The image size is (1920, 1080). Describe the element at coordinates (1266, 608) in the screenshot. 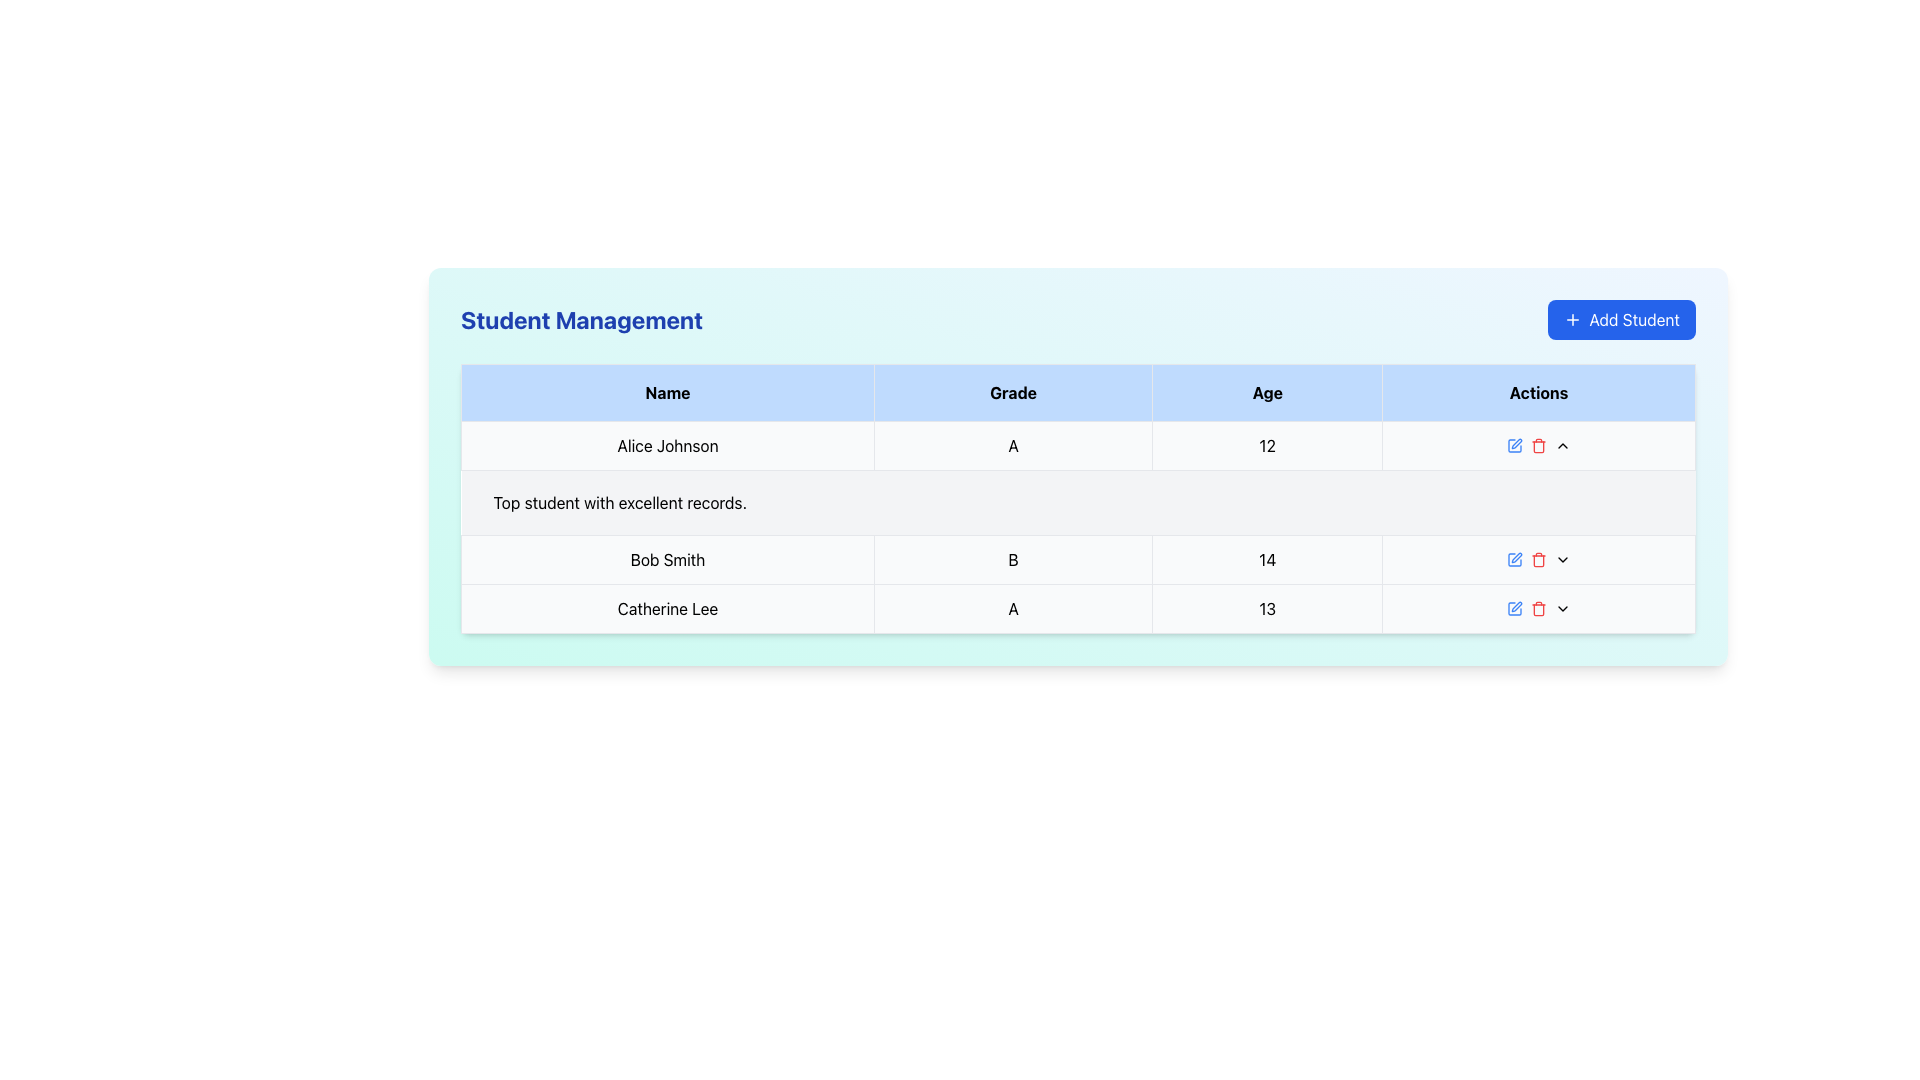

I see `the table cell displaying the age of the student 'Catherine Lee' located in the fourth row and third column of the table` at that location.